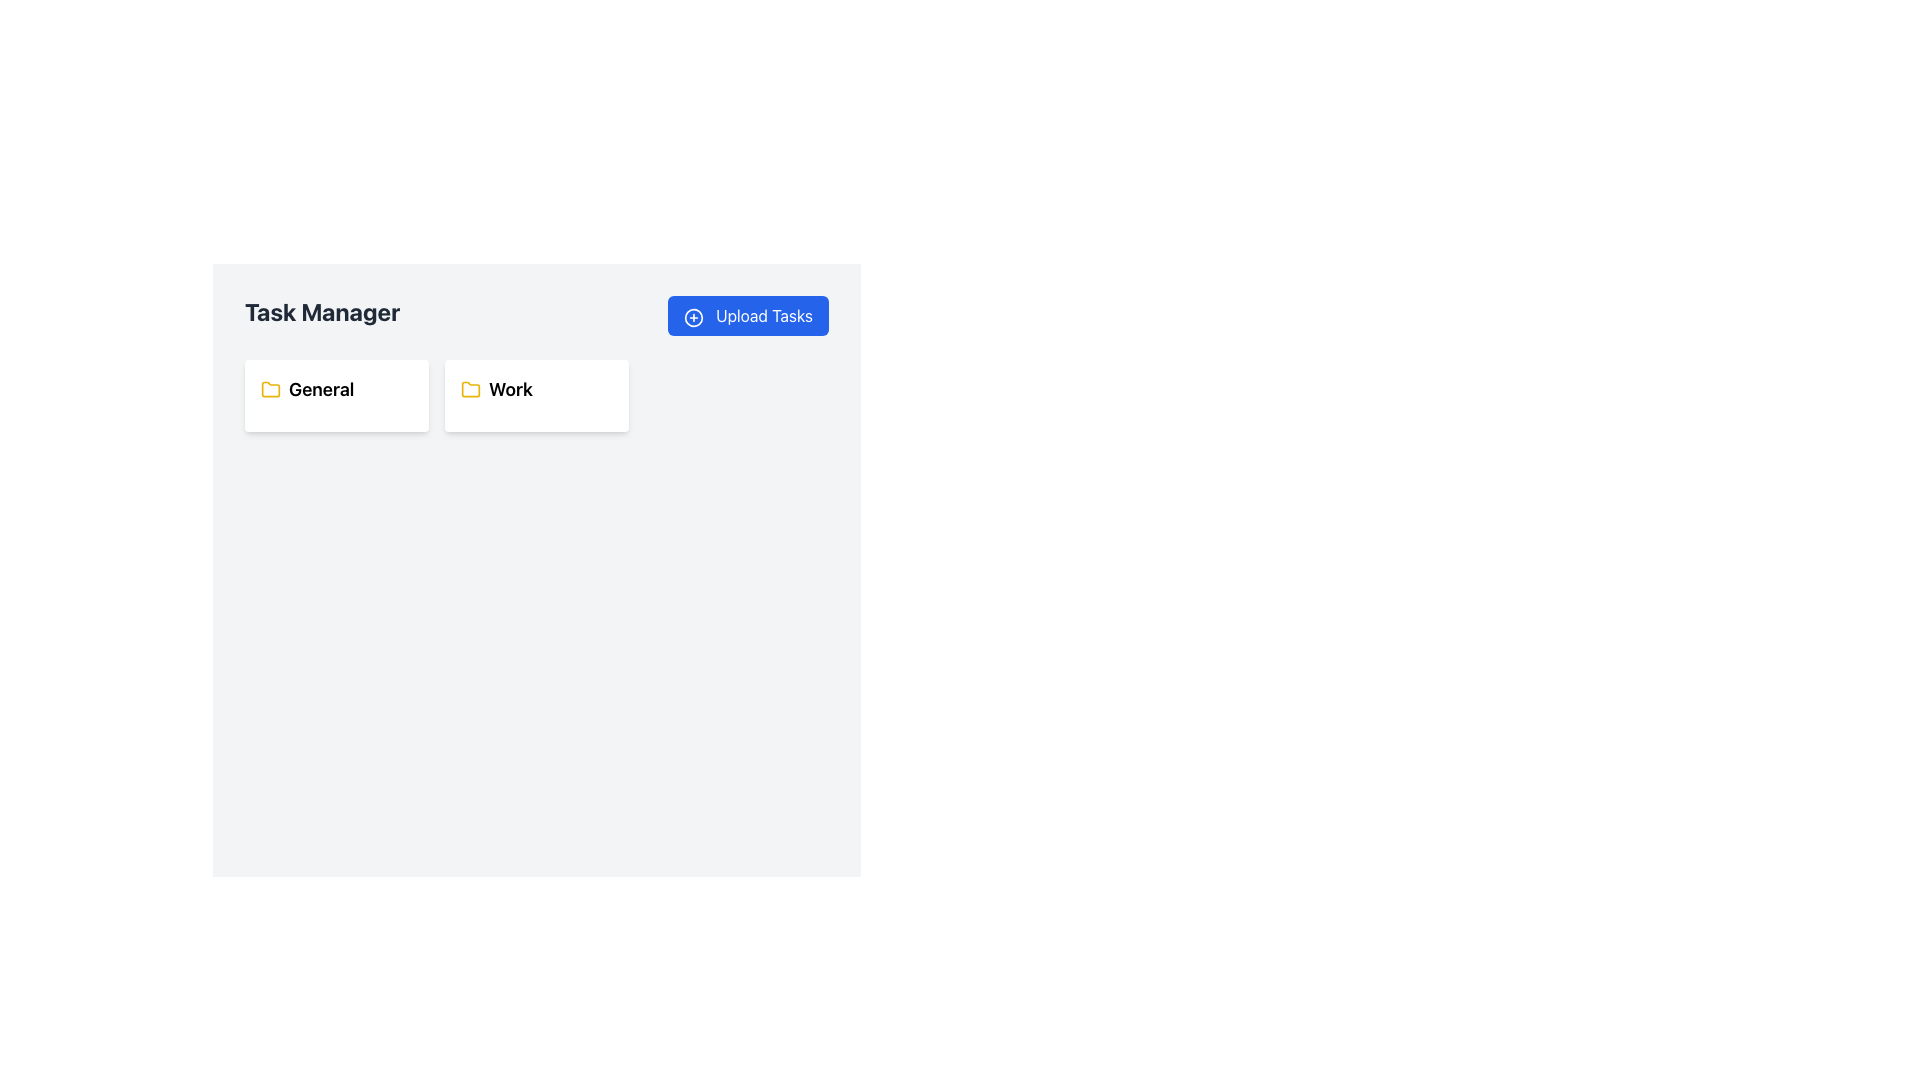 The image size is (1920, 1080). Describe the element at coordinates (336, 396) in the screenshot. I see `the 'General' card located in the first row of the grid layout` at that location.